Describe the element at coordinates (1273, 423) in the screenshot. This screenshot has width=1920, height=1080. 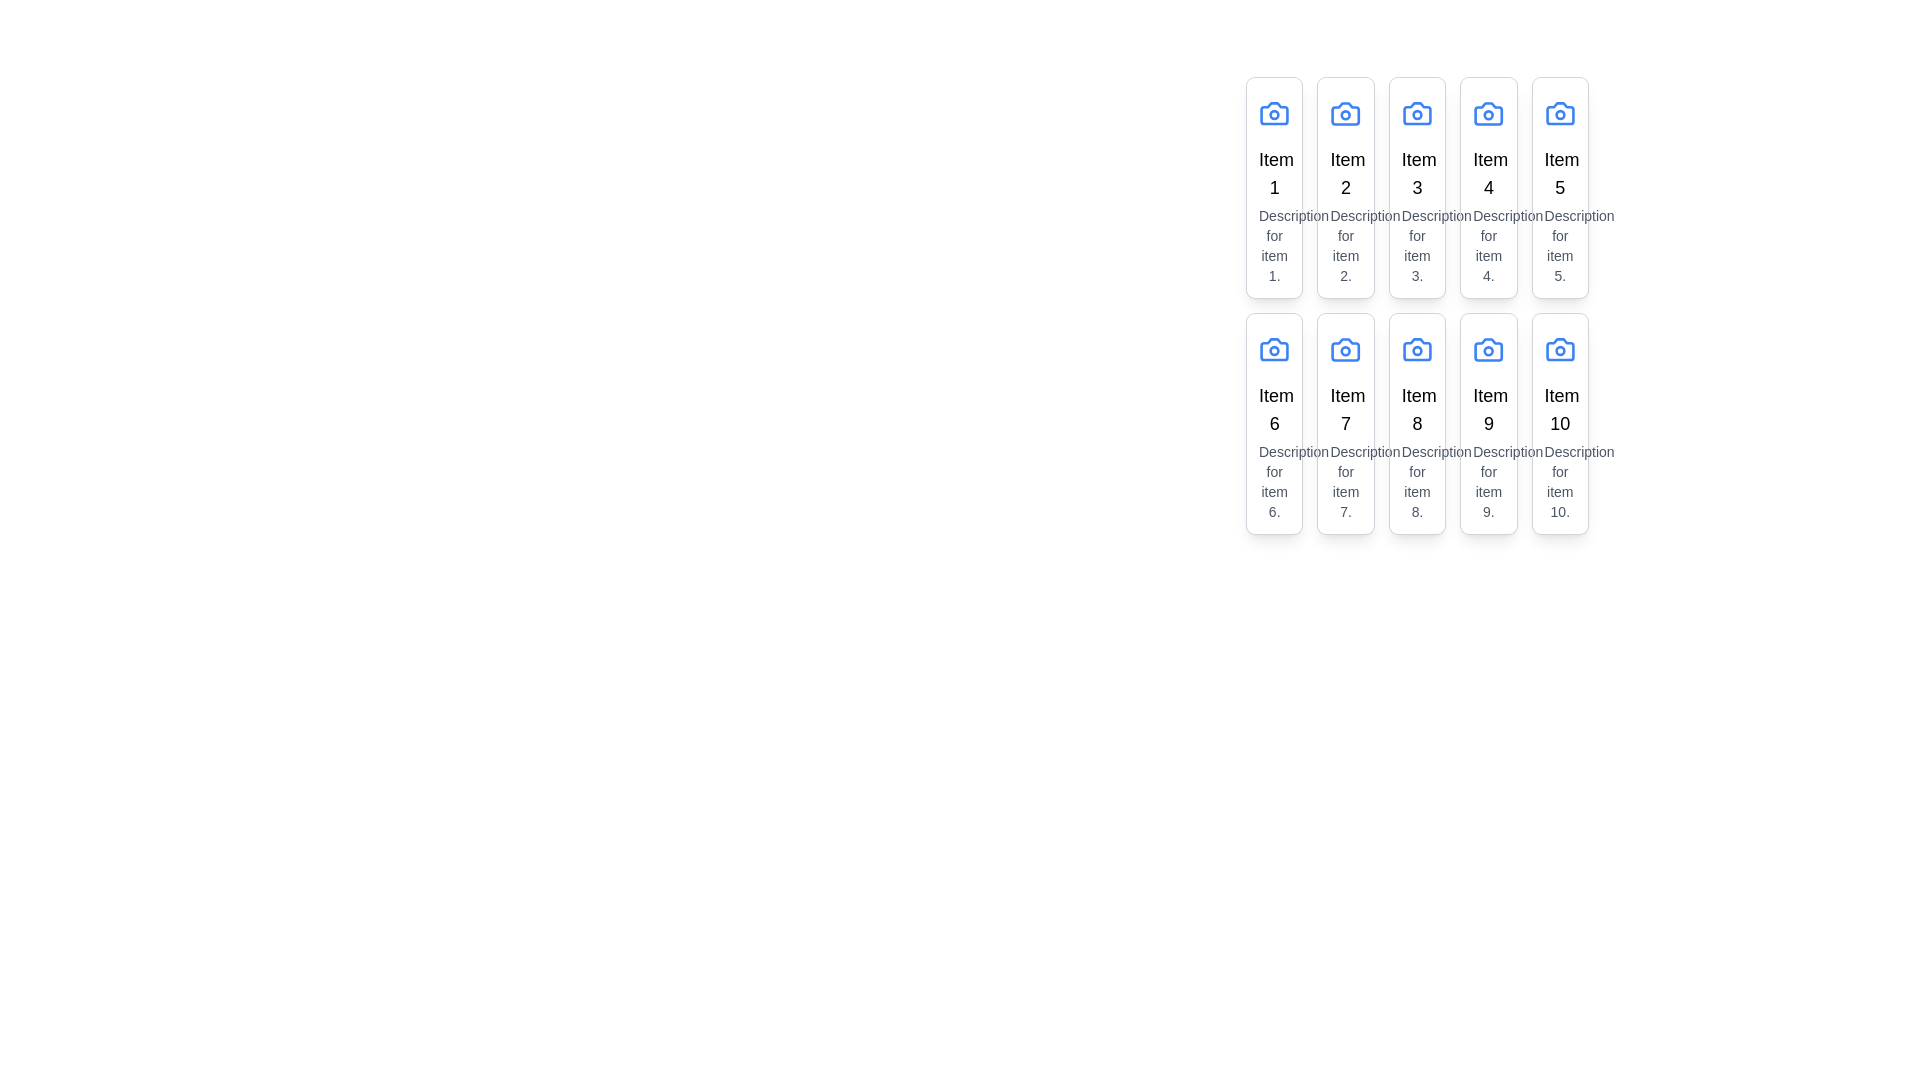
I see `the card representing 'Item 6' to observe styling effects, as it is positioned as the first item in the second row of a grid layout` at that location.